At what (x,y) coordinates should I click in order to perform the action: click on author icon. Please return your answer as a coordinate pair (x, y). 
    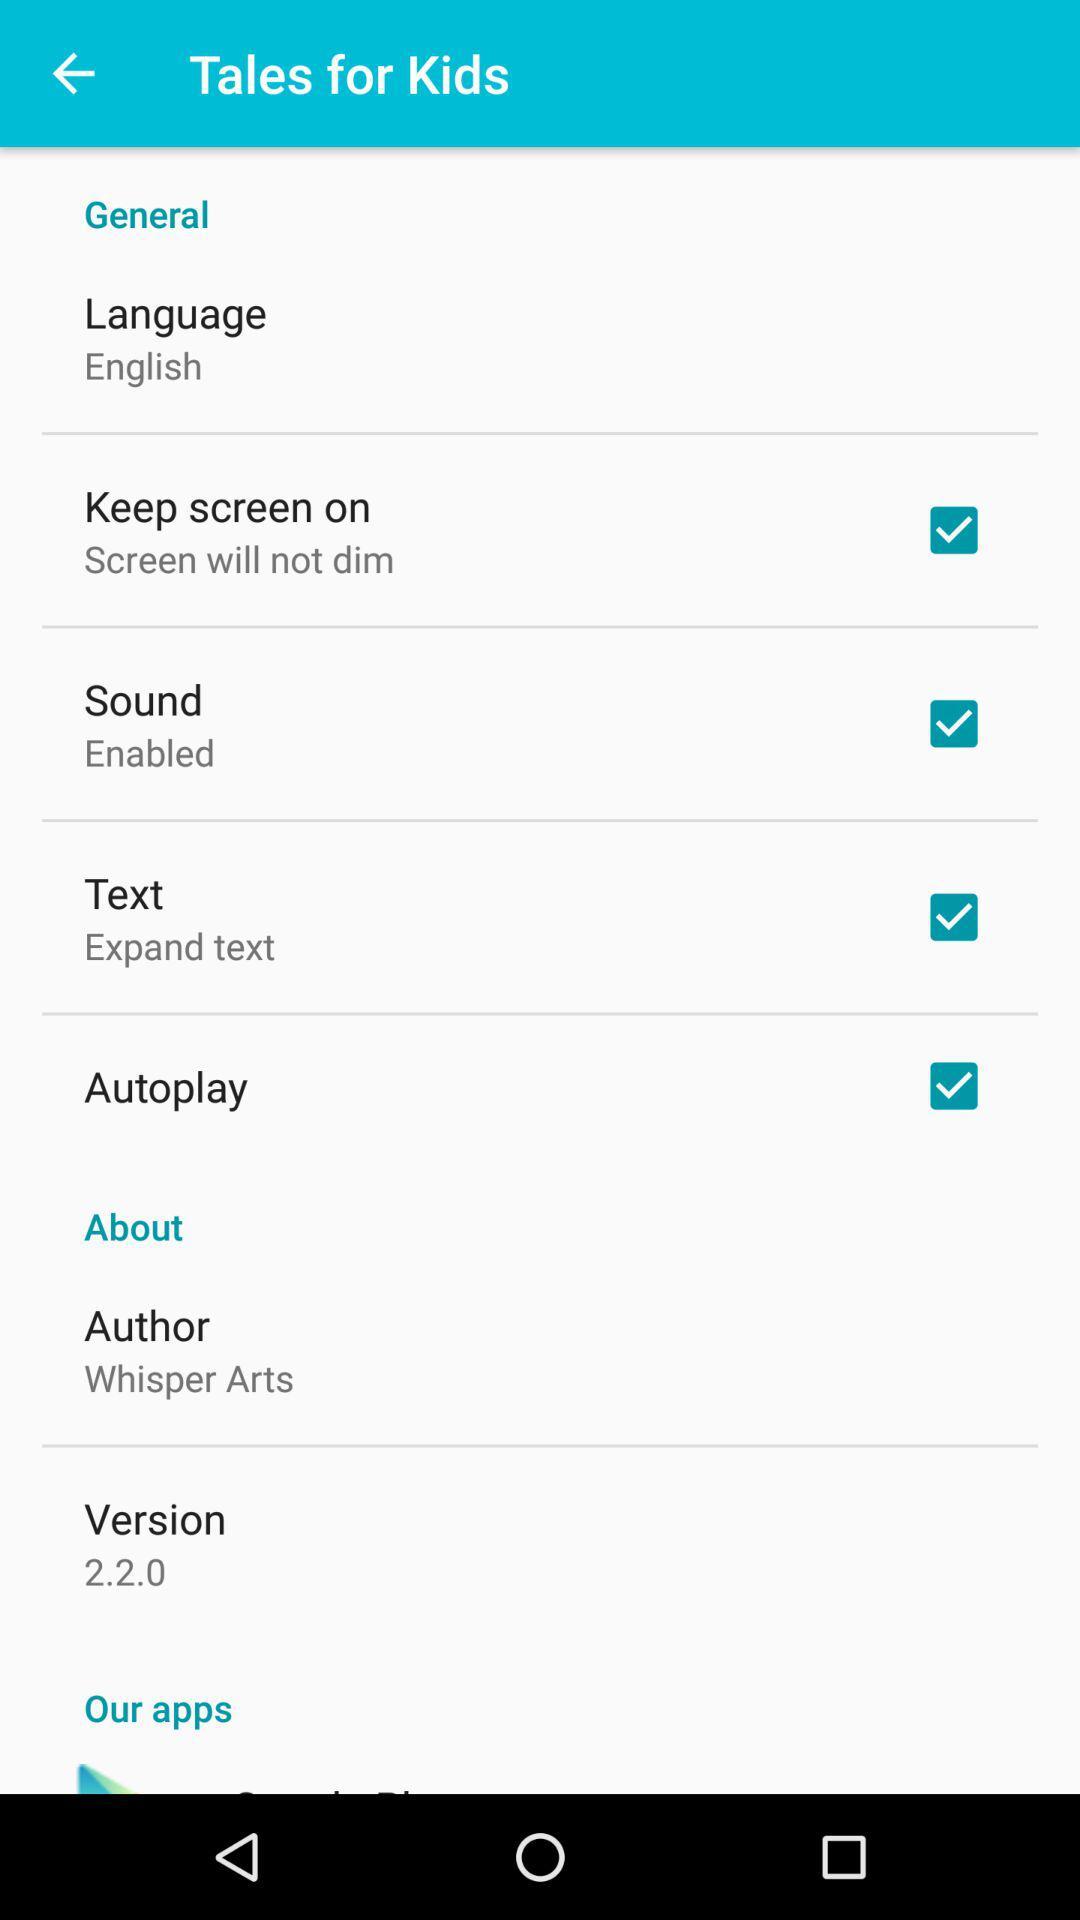
    Looking at the image, I should click on (145, 1324).